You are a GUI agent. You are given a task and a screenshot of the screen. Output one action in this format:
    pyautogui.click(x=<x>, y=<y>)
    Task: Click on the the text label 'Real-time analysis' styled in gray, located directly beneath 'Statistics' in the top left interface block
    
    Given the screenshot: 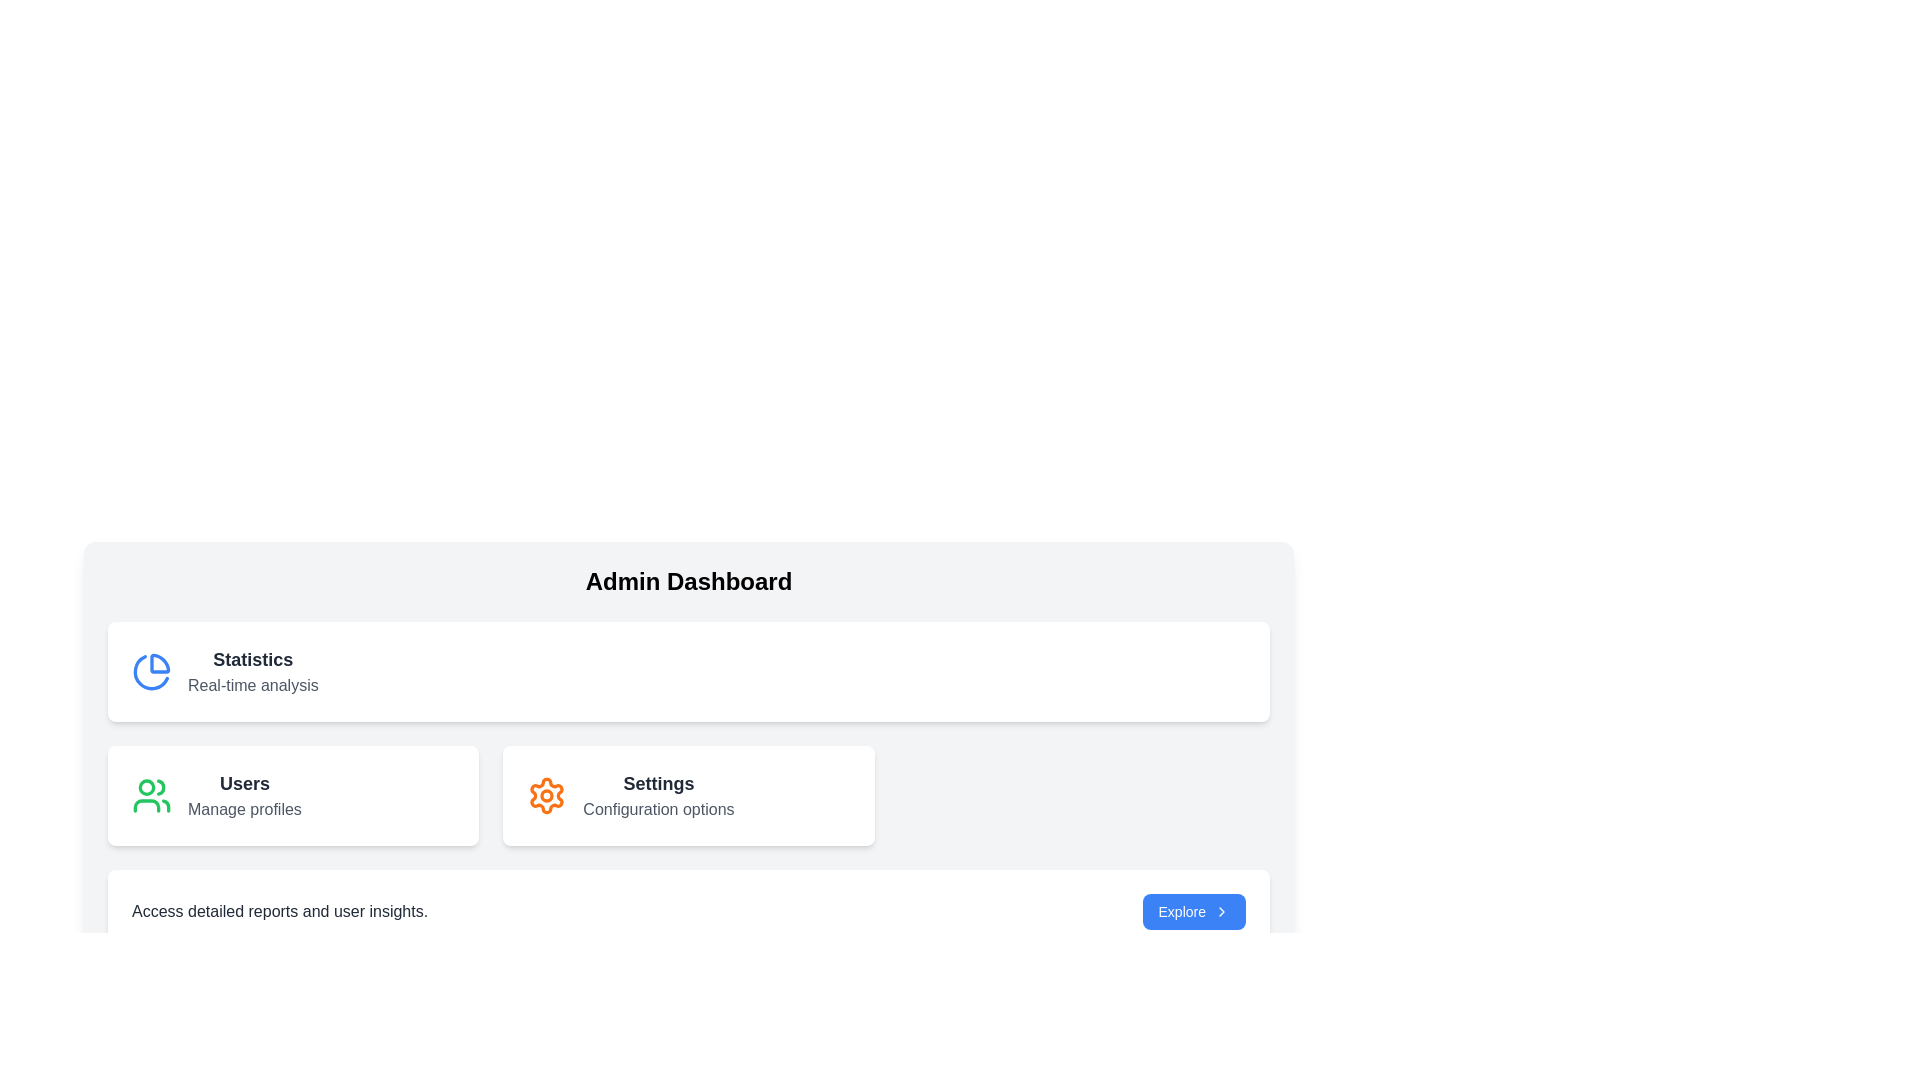 What is the action you would take?
    pyautogui.click(x=252, y=685)
    